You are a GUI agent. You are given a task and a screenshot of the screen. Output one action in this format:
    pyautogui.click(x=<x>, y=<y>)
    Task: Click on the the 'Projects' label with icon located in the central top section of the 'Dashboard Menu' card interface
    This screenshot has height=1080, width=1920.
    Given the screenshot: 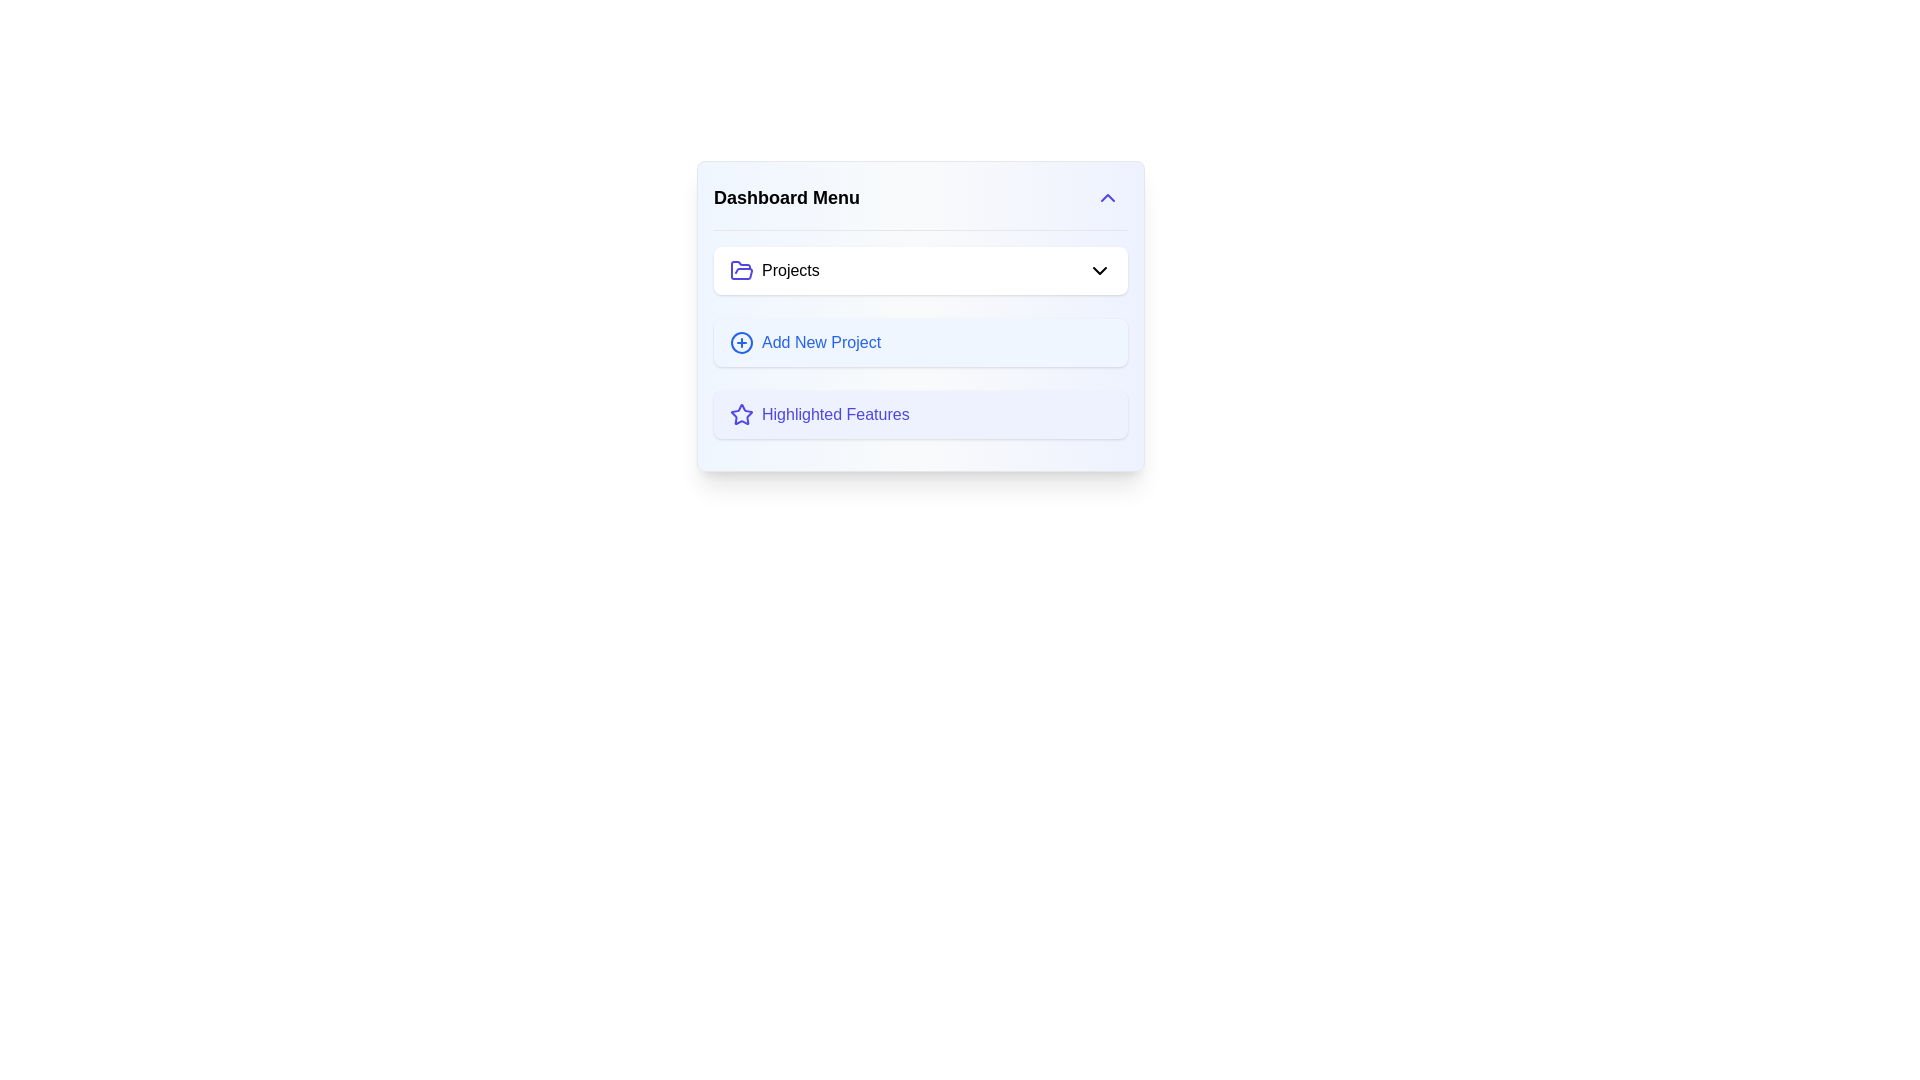 What is the action you would take?
    pyautogui.click(x=773, y=270)
    